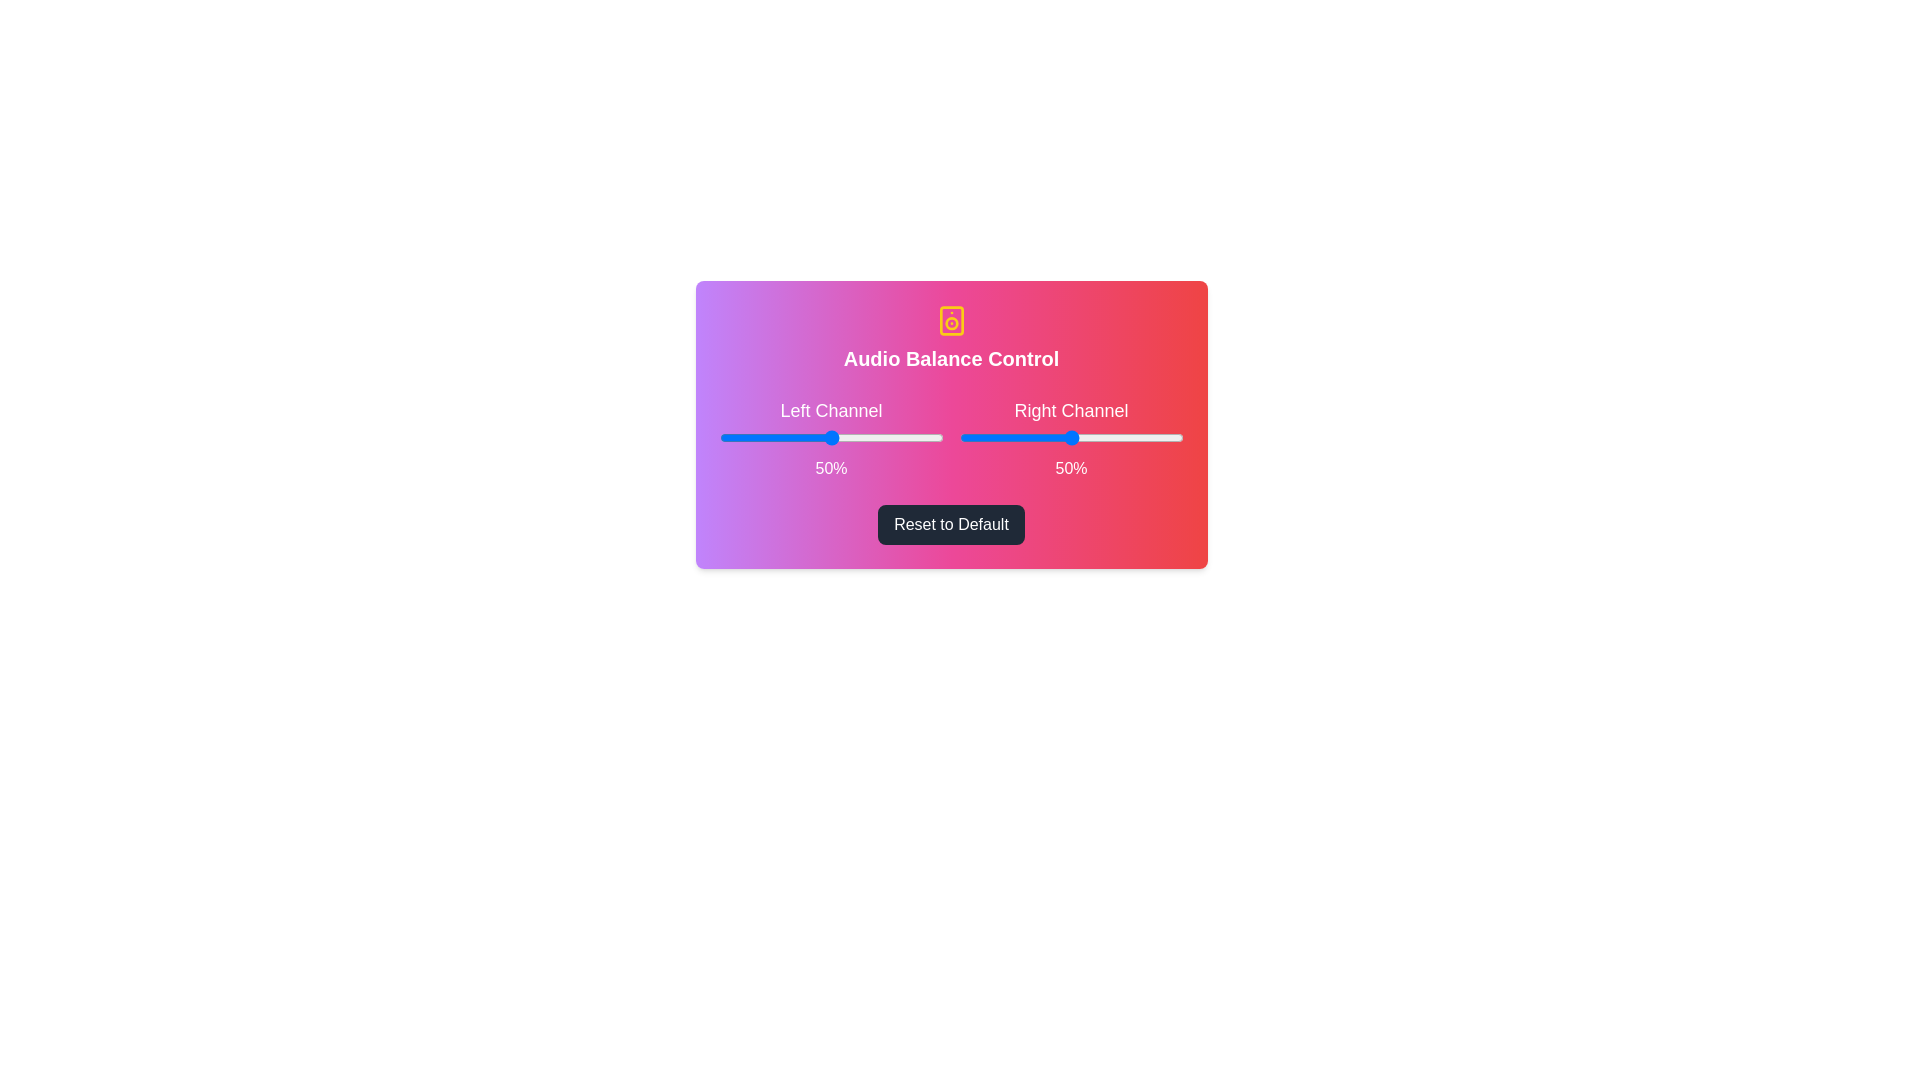 This screenshot has height=1080, width=1920. I want to click on the right channel slider to set the volume to 87%, so click(1154, 437).